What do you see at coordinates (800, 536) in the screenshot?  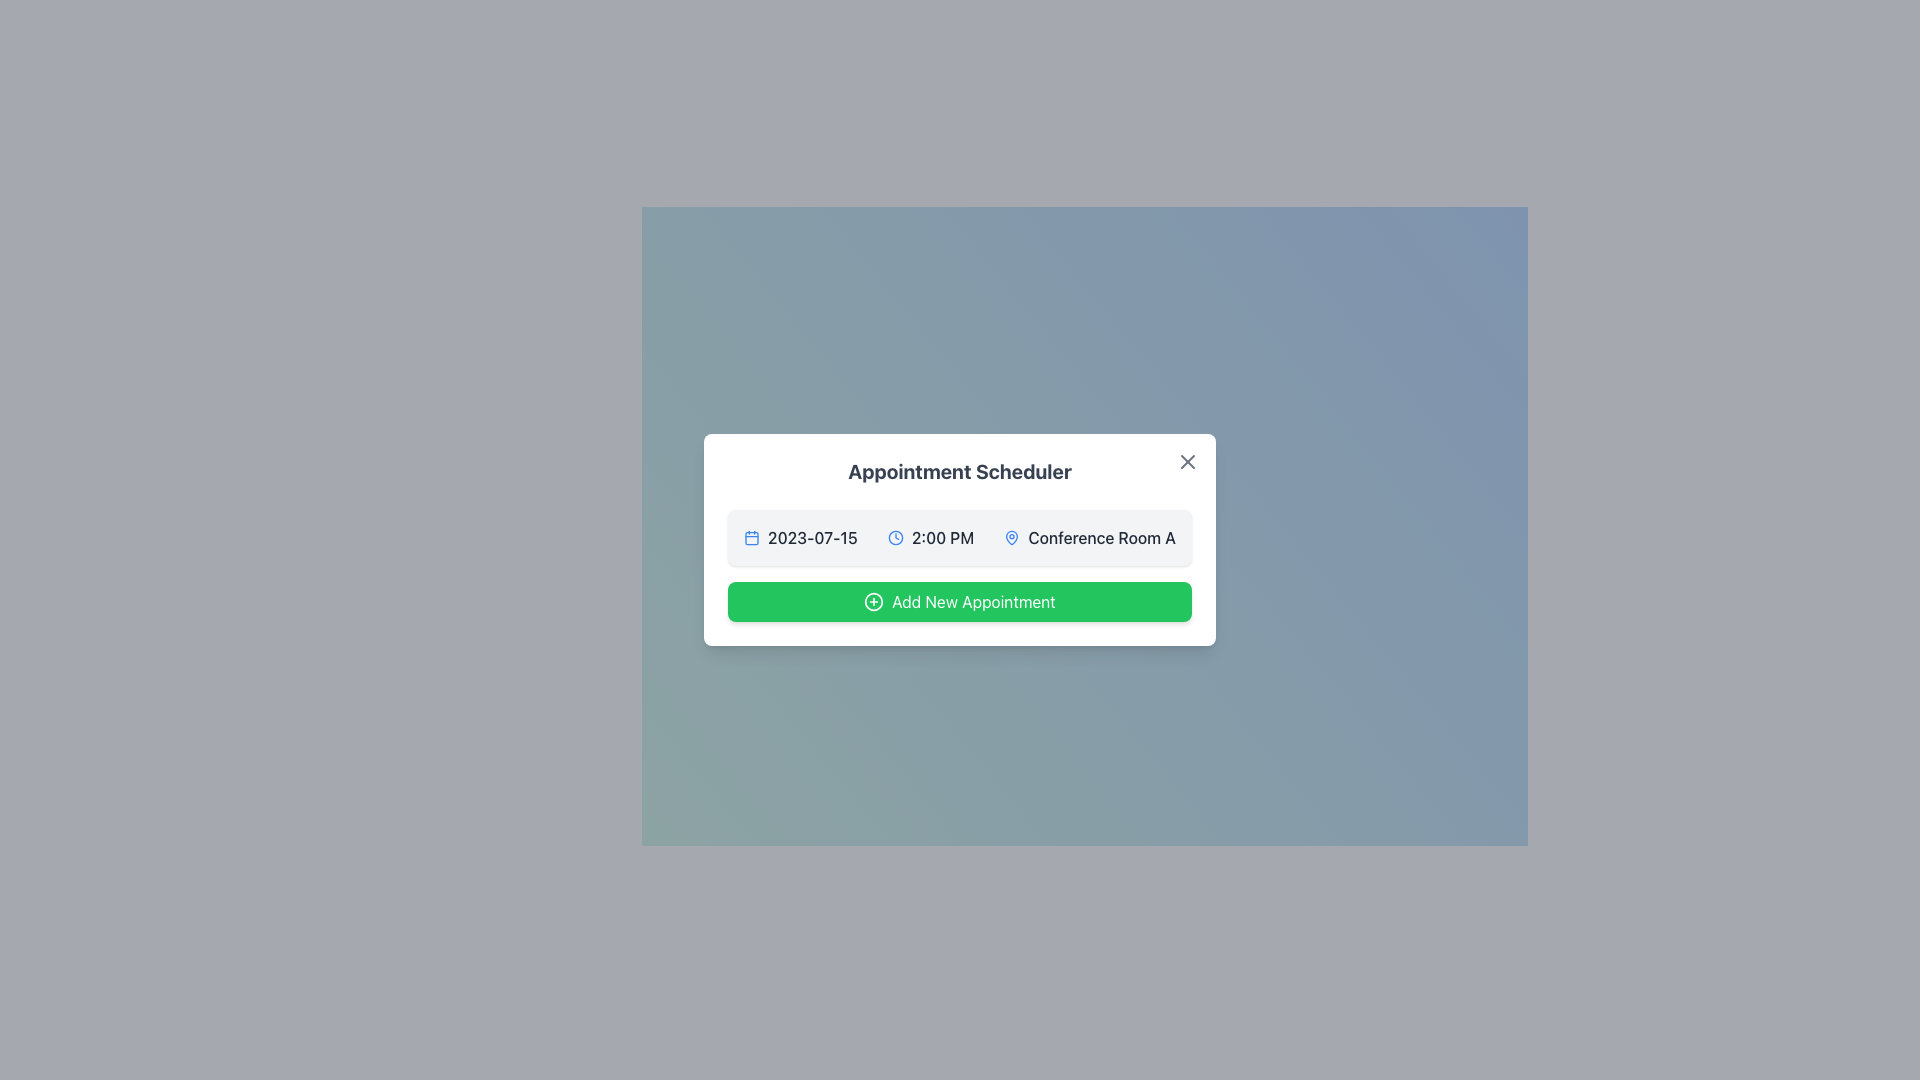 I see `the Label with Icon that displays the scheduled appointment date, located at the top-left portion of the card interface` at bounding box center [800, 536].